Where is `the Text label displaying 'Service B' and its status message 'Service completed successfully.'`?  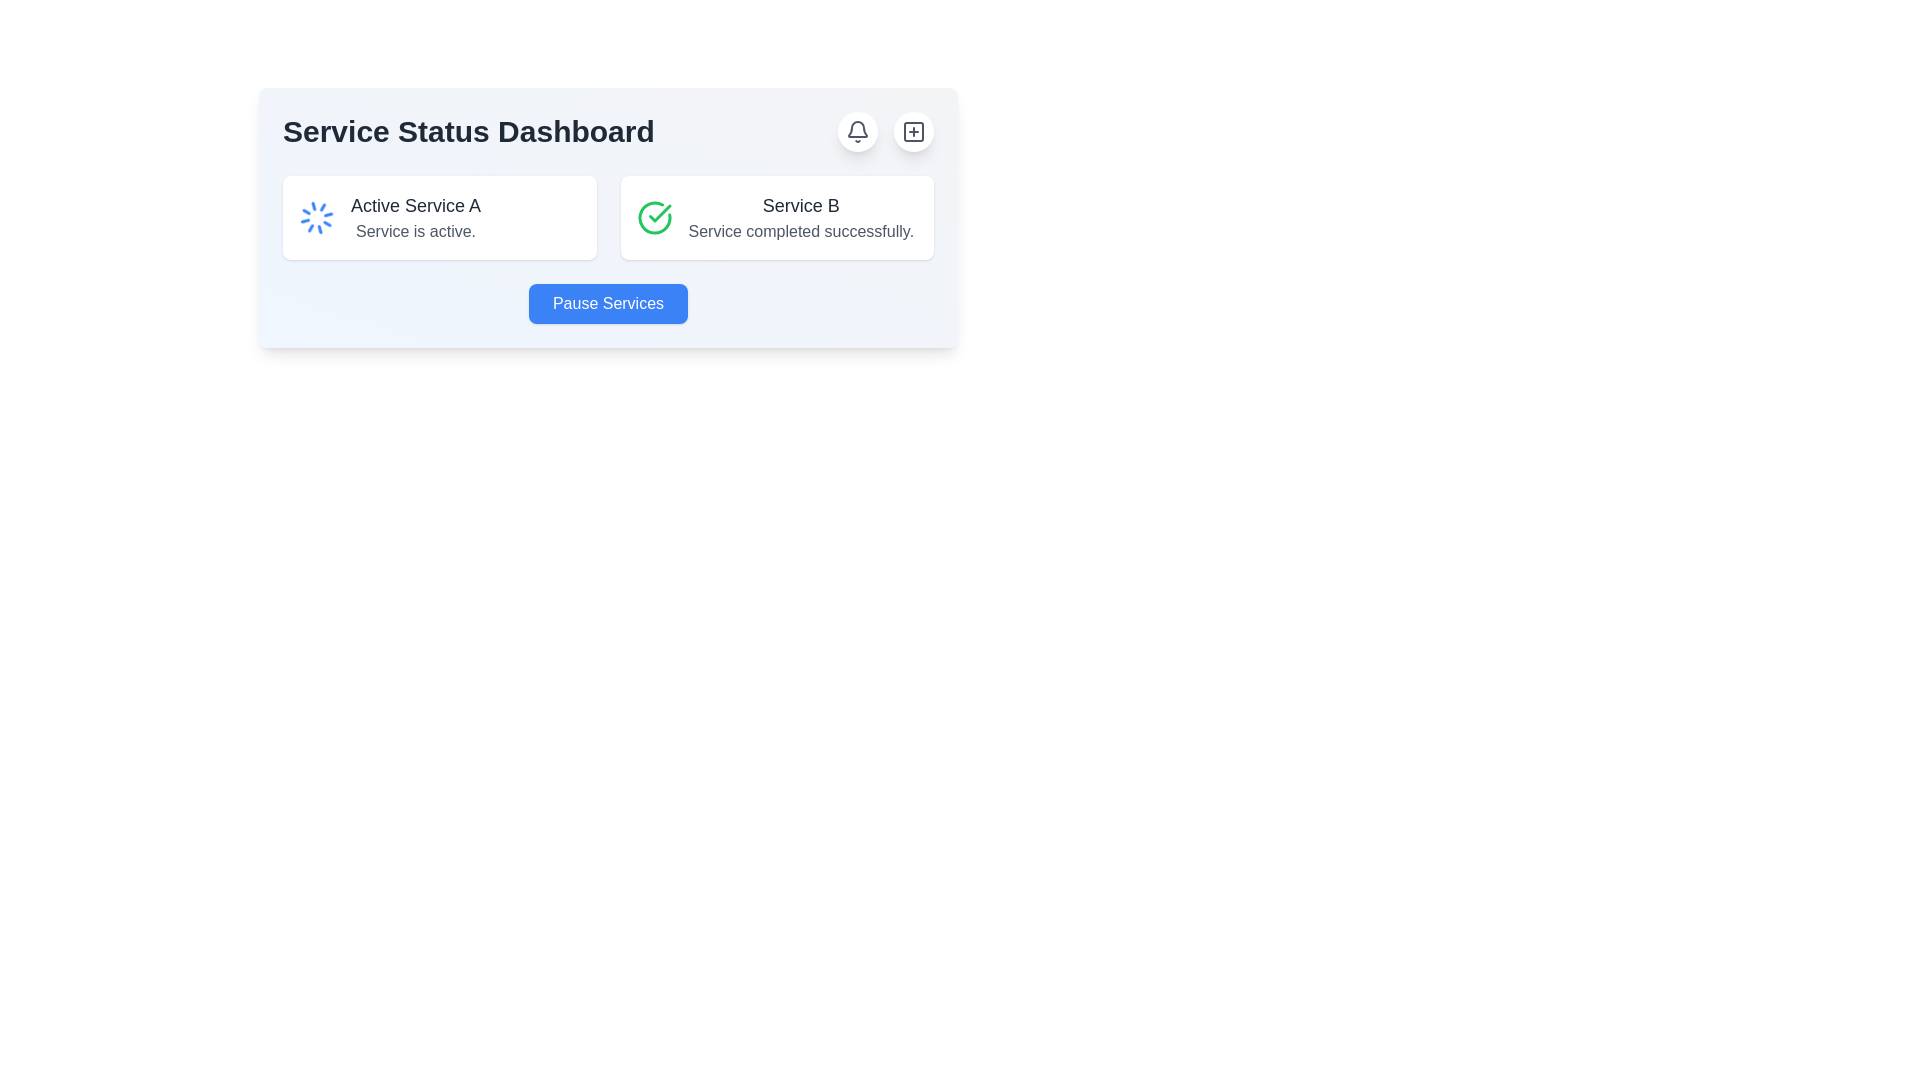
the Text label displaying 'Service B' and its status message 'Service completed successfully.' is located at coordinates (801, 205).